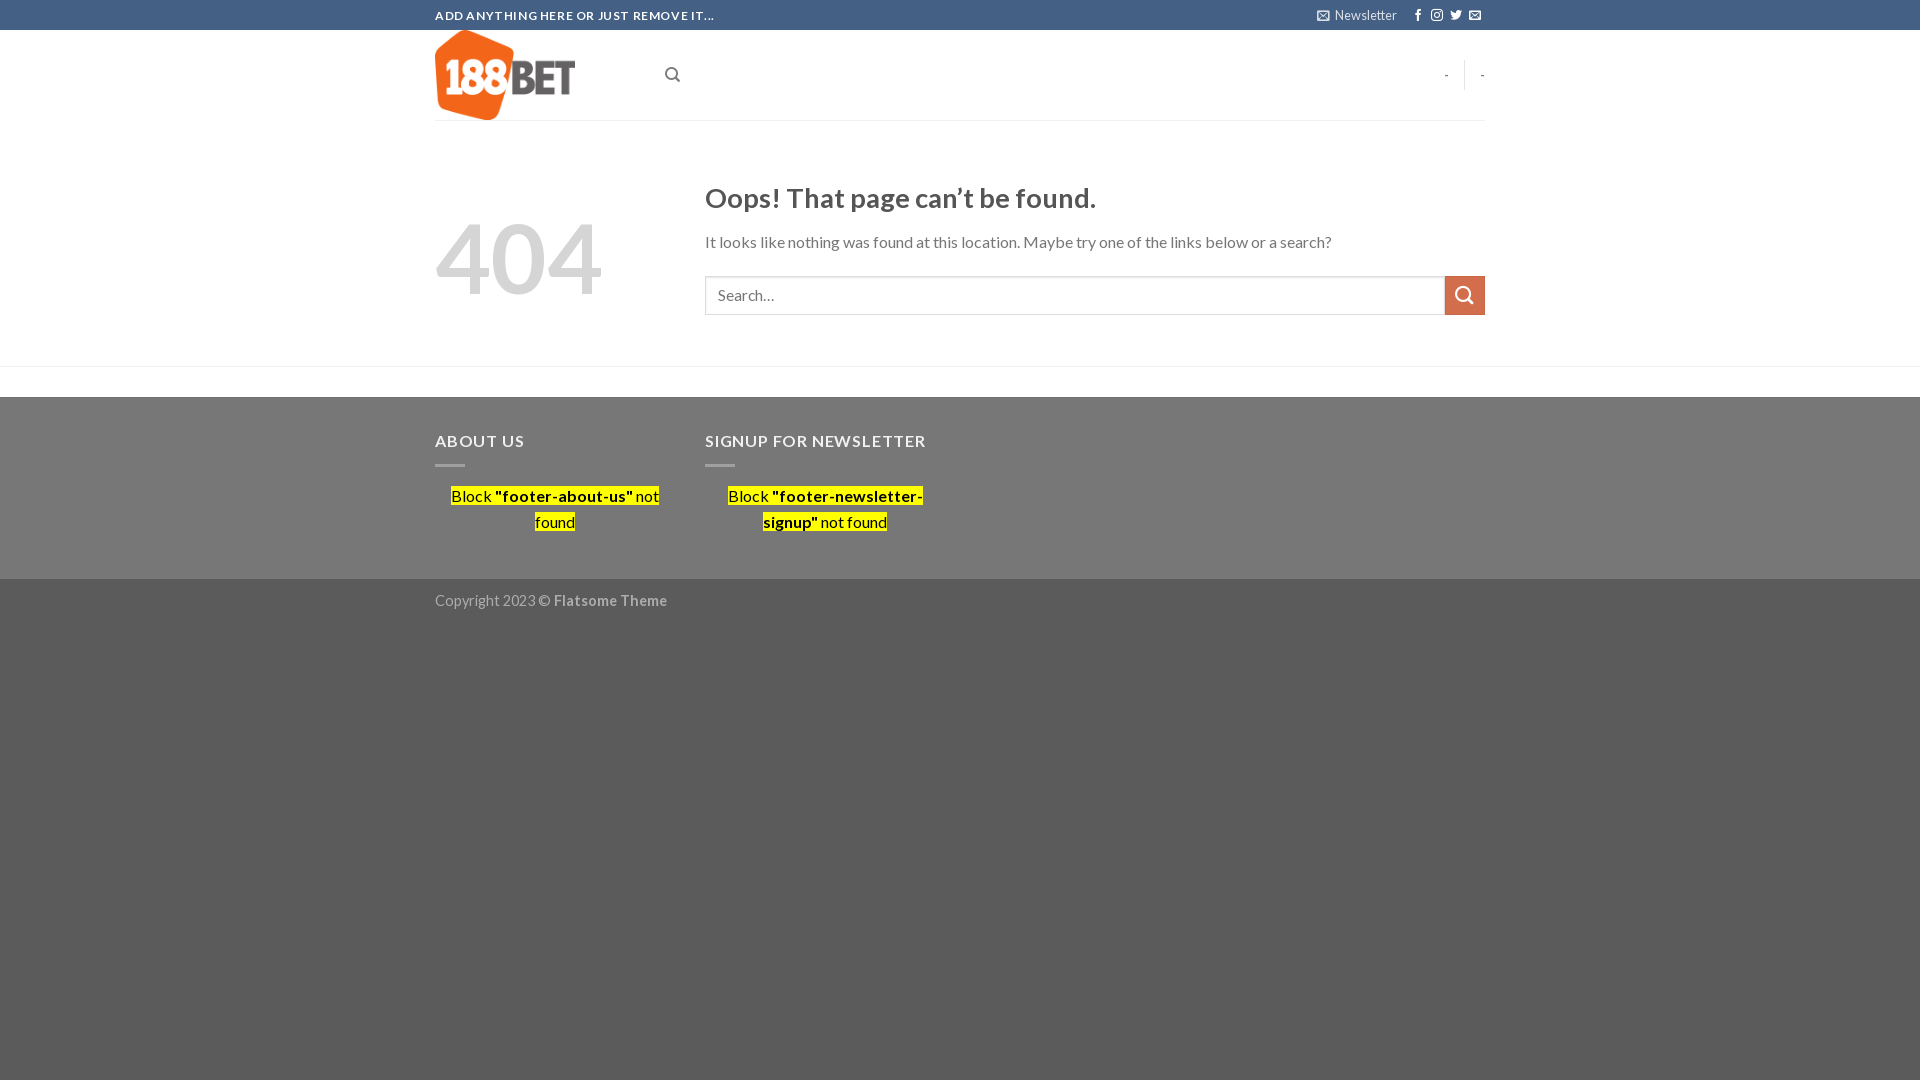  I want to click on 'Follow on Instagram', so click(1435, 15).